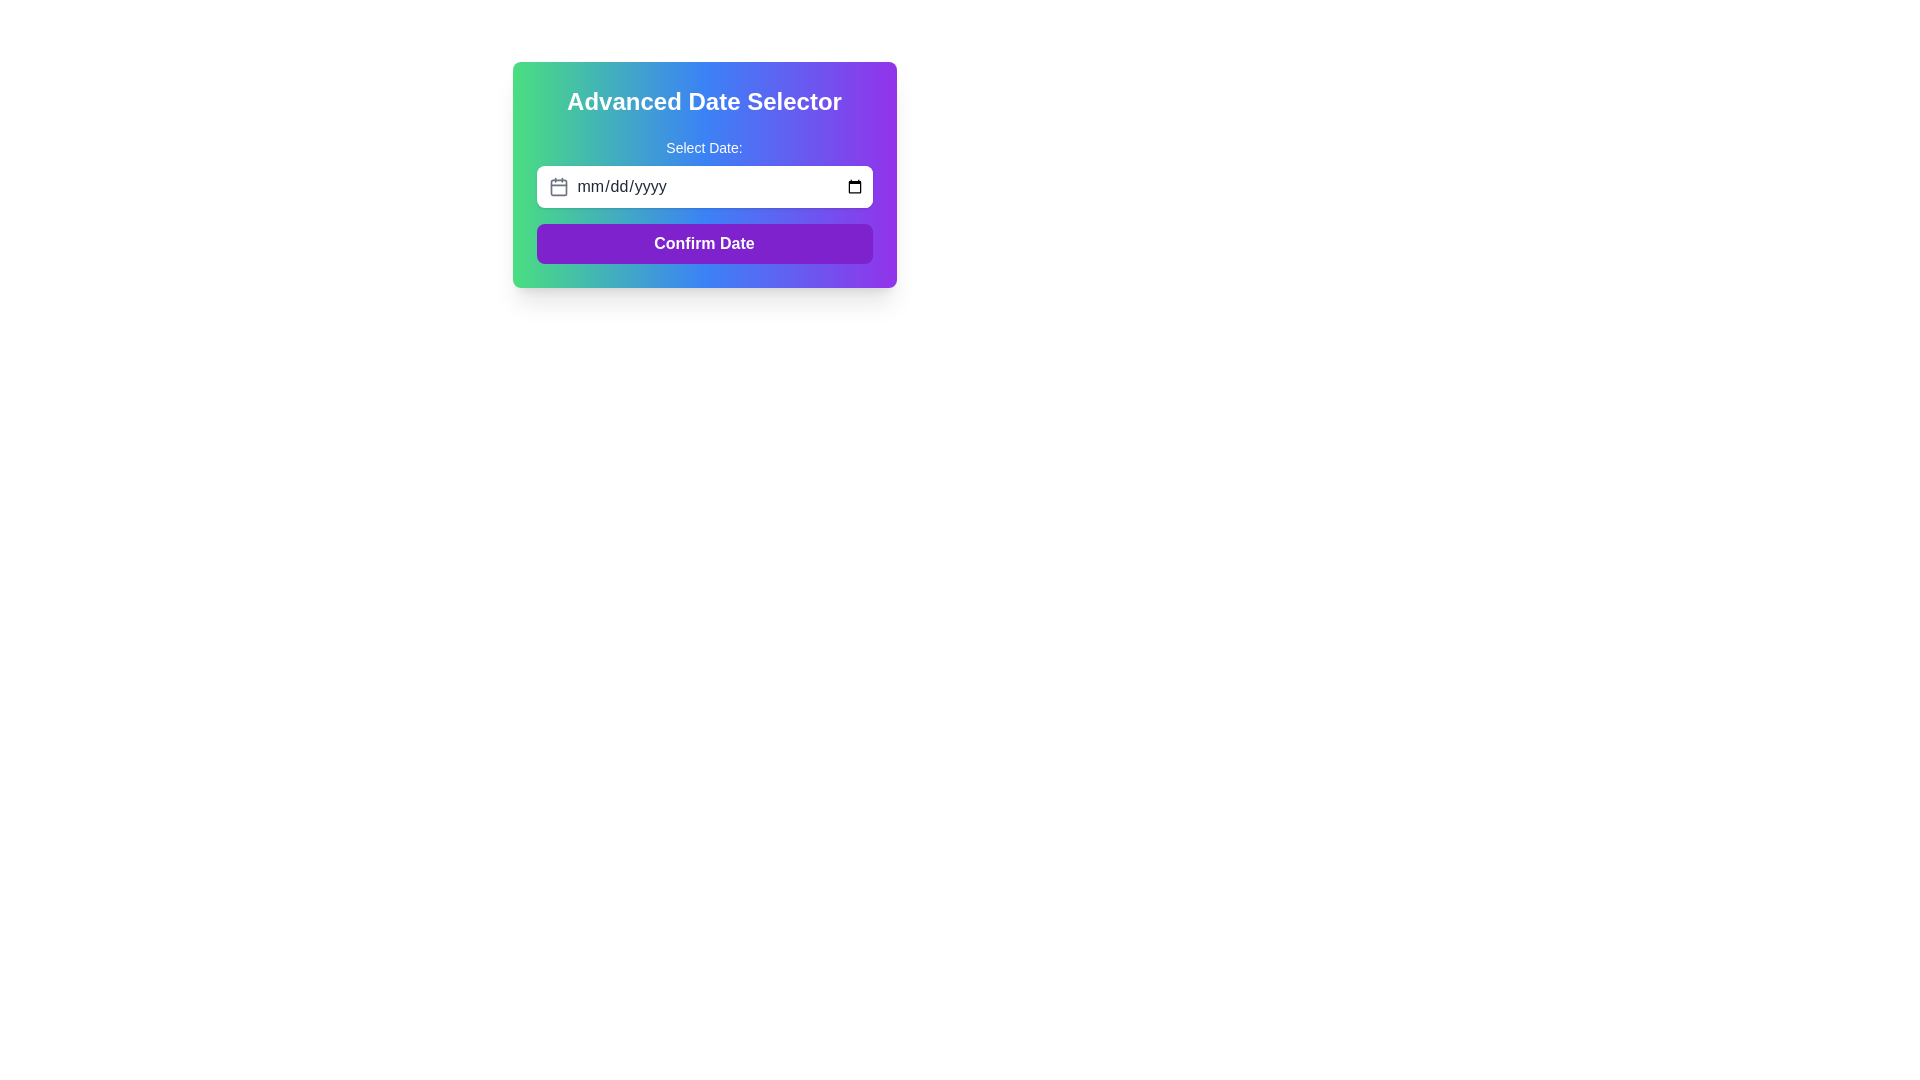  What do you see at coordinates (558, 186) in the screenshot?
I see `the date picker icon located at the far-left side of the date input field` at bounding box center [558, 186].